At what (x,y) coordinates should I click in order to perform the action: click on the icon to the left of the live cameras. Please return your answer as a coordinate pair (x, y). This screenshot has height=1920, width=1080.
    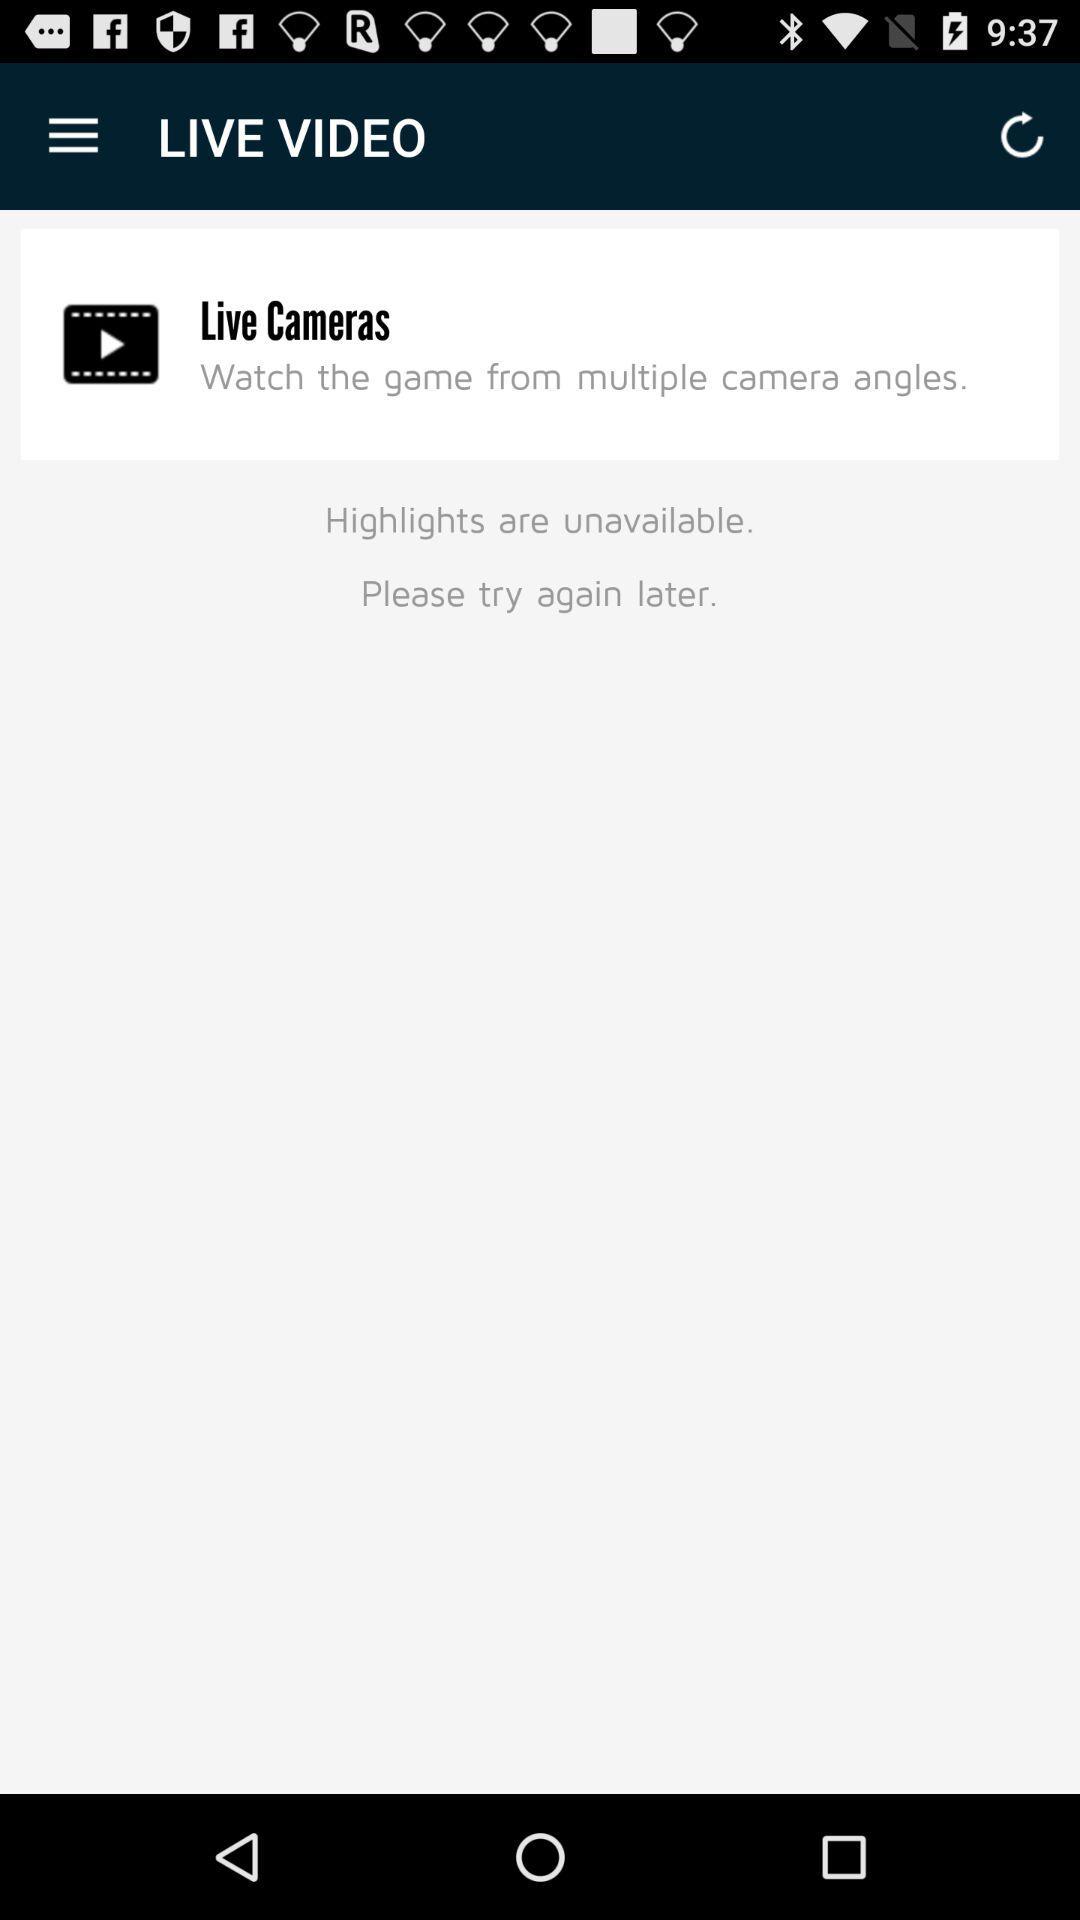
    Looking at the image, I should click on (111, 344).